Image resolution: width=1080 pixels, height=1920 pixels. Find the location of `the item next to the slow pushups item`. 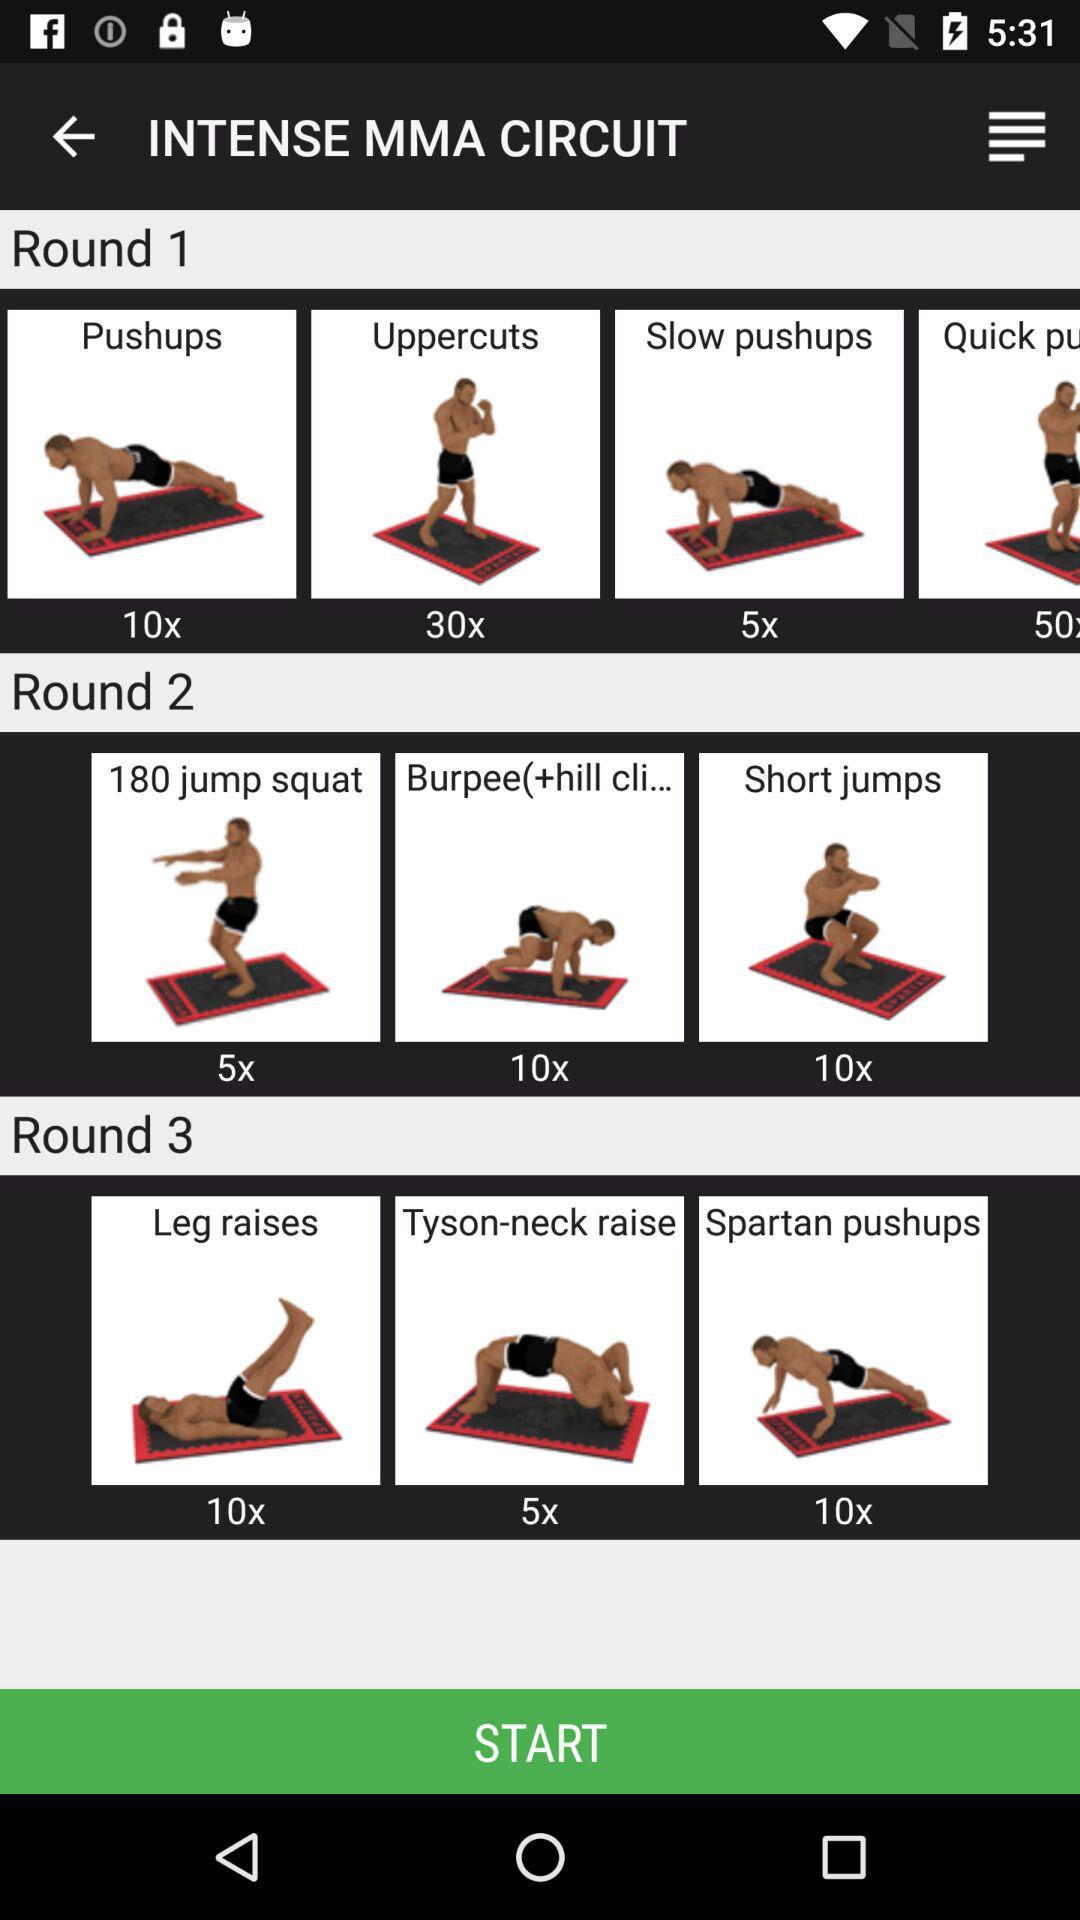

the item next to the slow pushups item is located at coordinates (455, 477).